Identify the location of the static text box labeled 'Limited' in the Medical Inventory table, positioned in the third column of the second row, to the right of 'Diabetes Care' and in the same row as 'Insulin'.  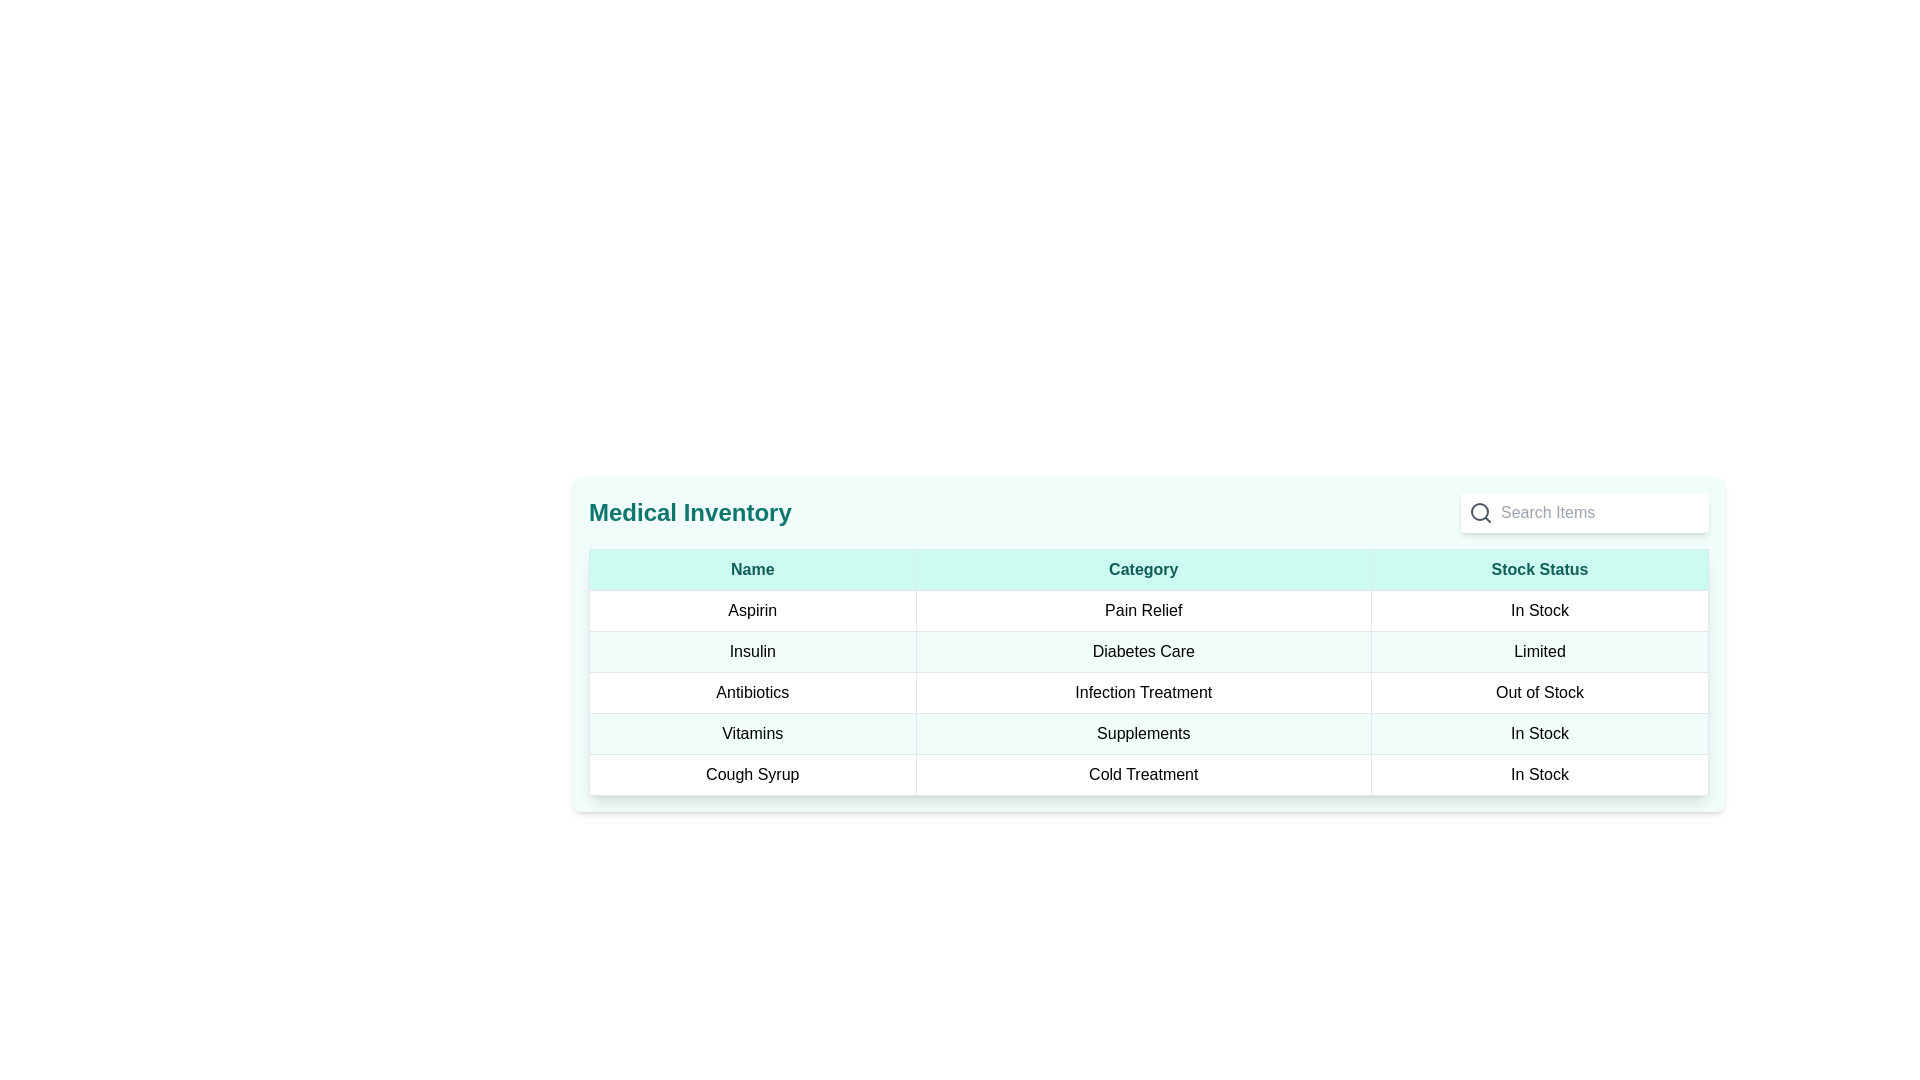
(1539, 651).